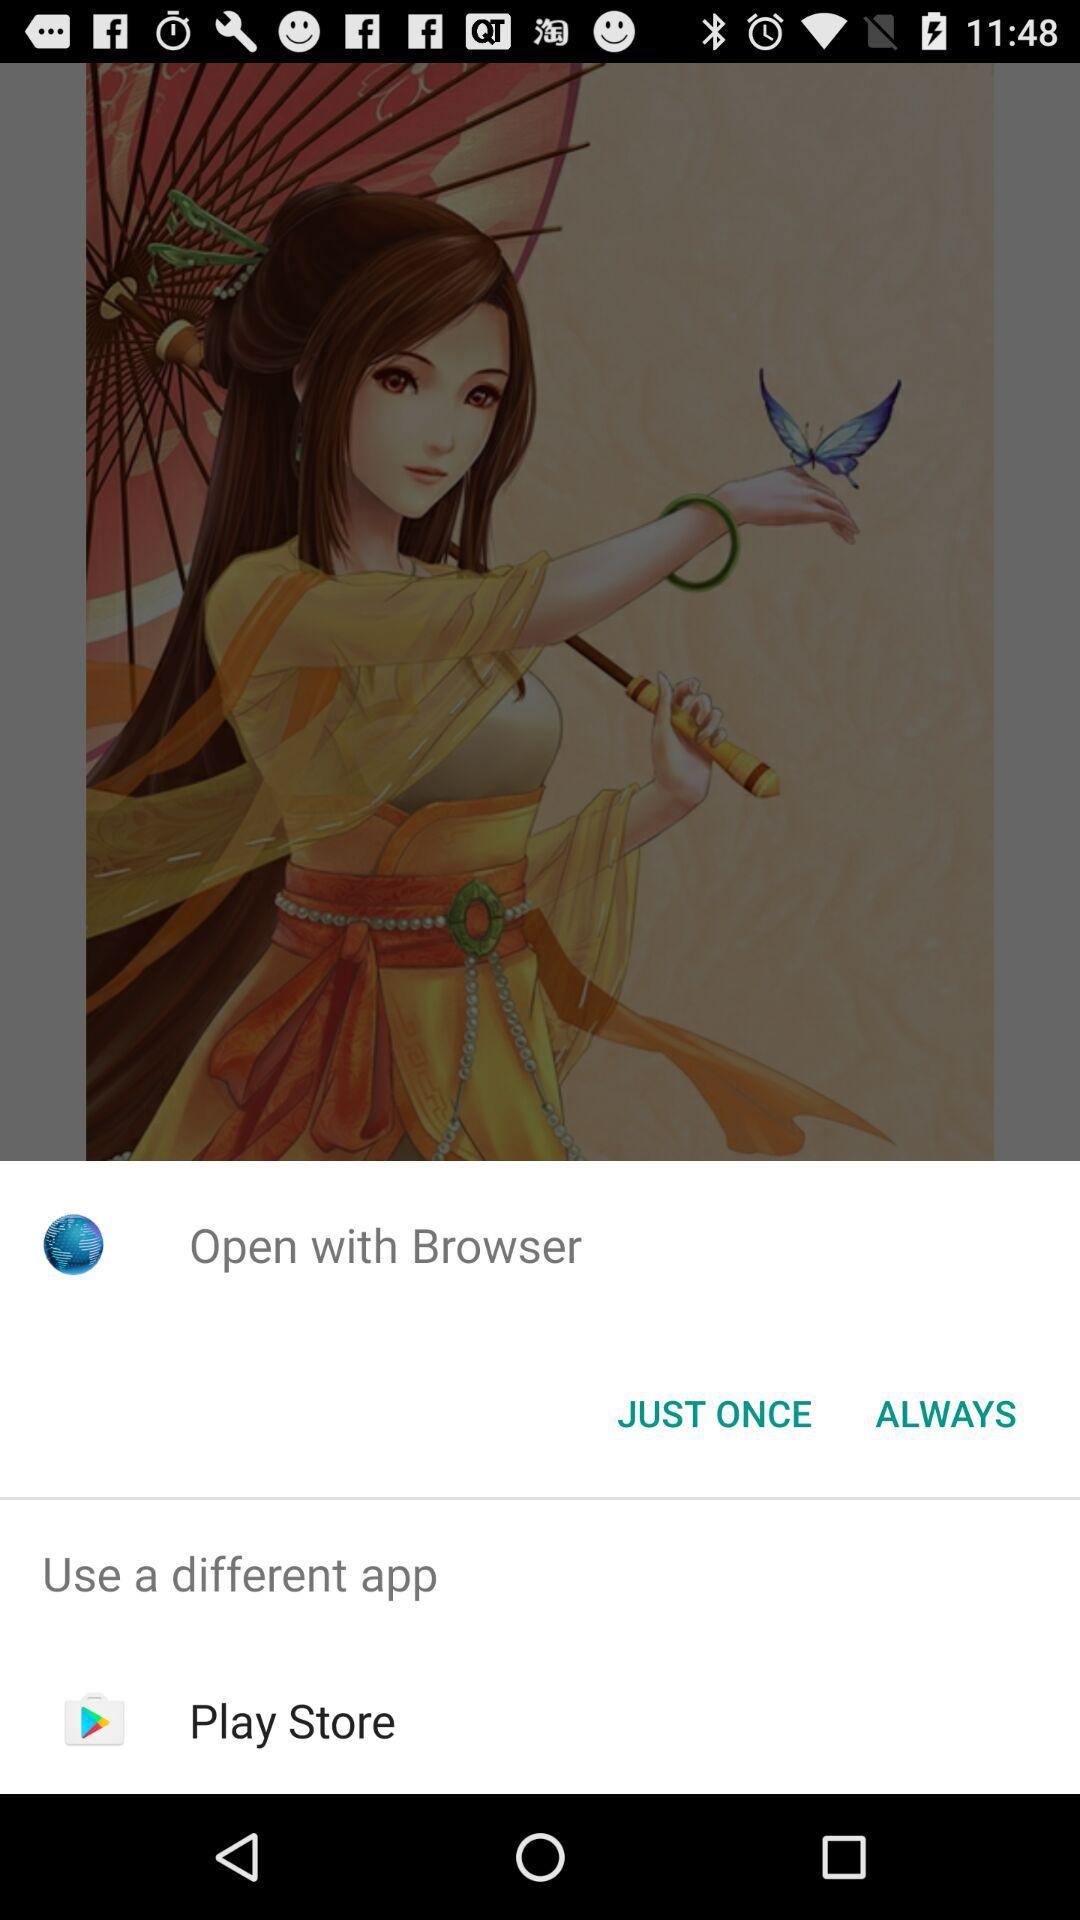  I want to click on the button next to the always, so click(713, 1411).